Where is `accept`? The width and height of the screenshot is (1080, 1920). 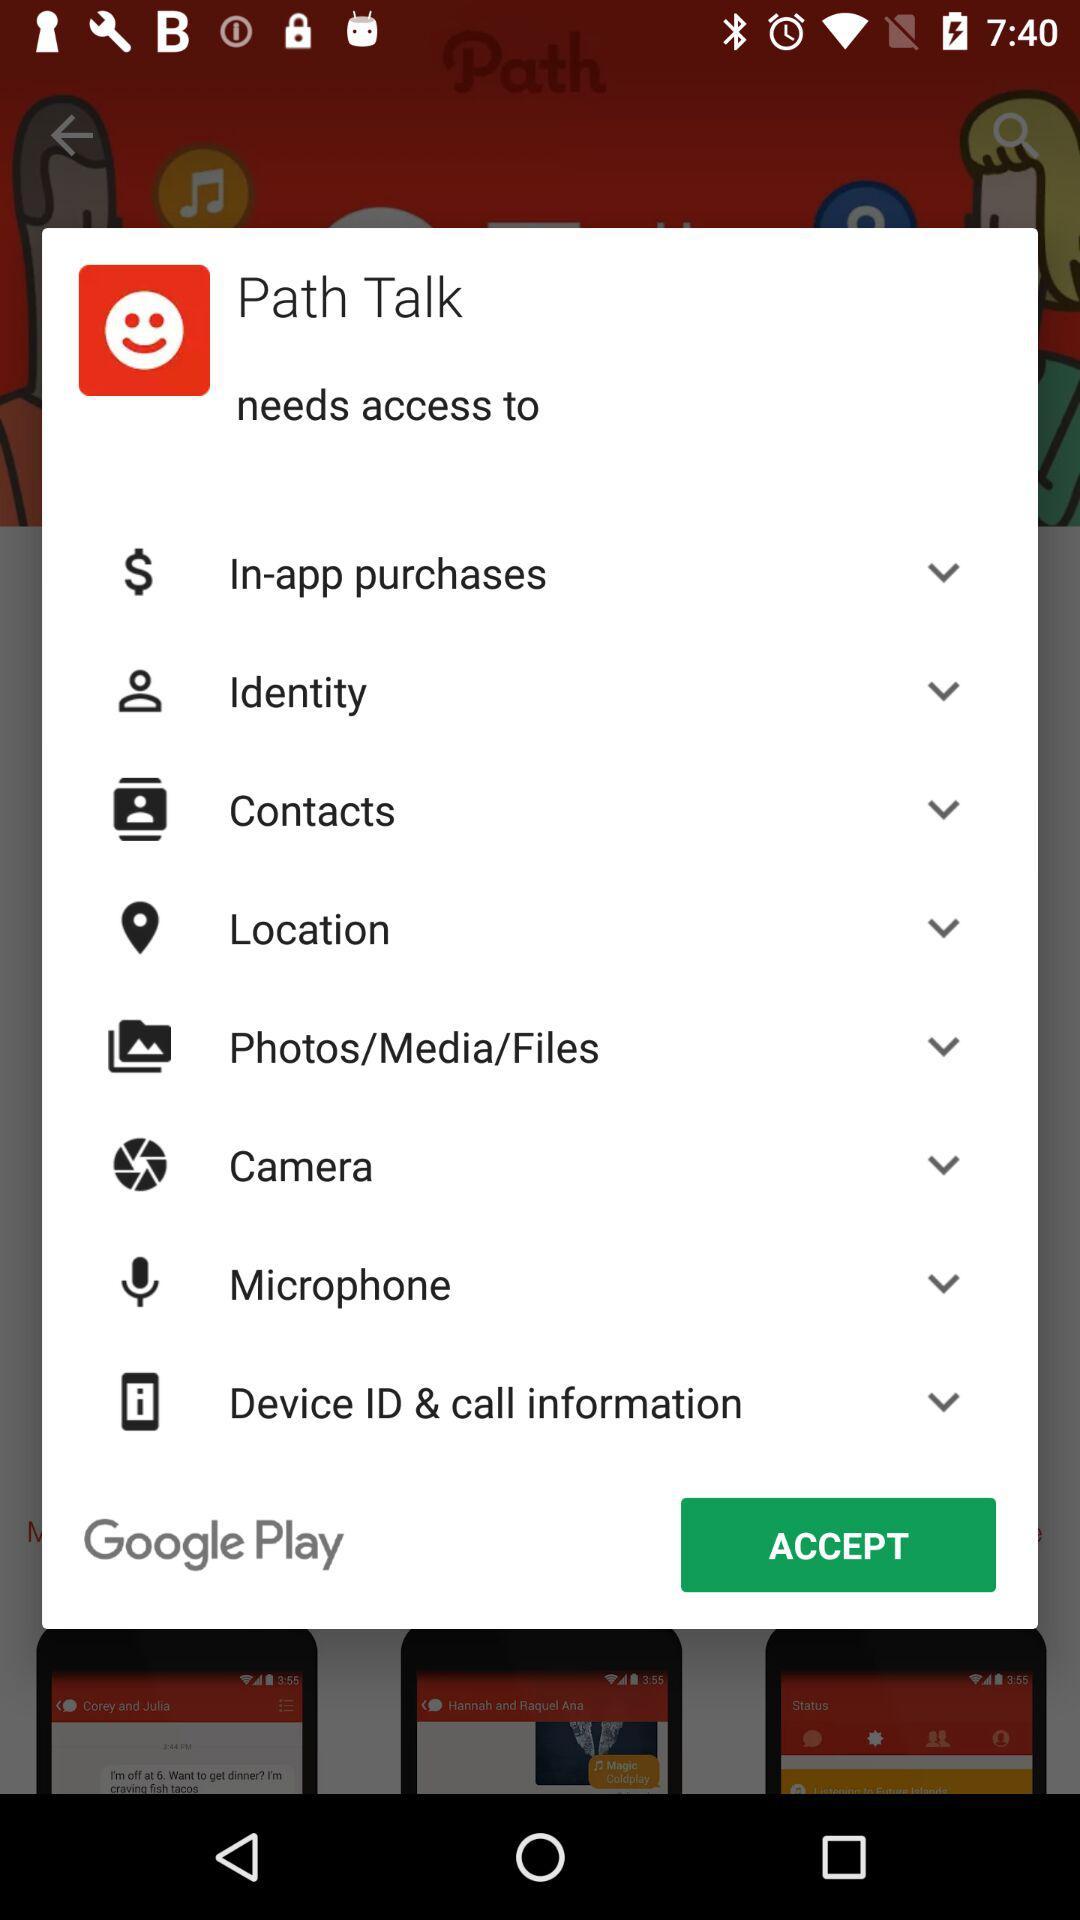 accept is located at coordinates (838, 1544).